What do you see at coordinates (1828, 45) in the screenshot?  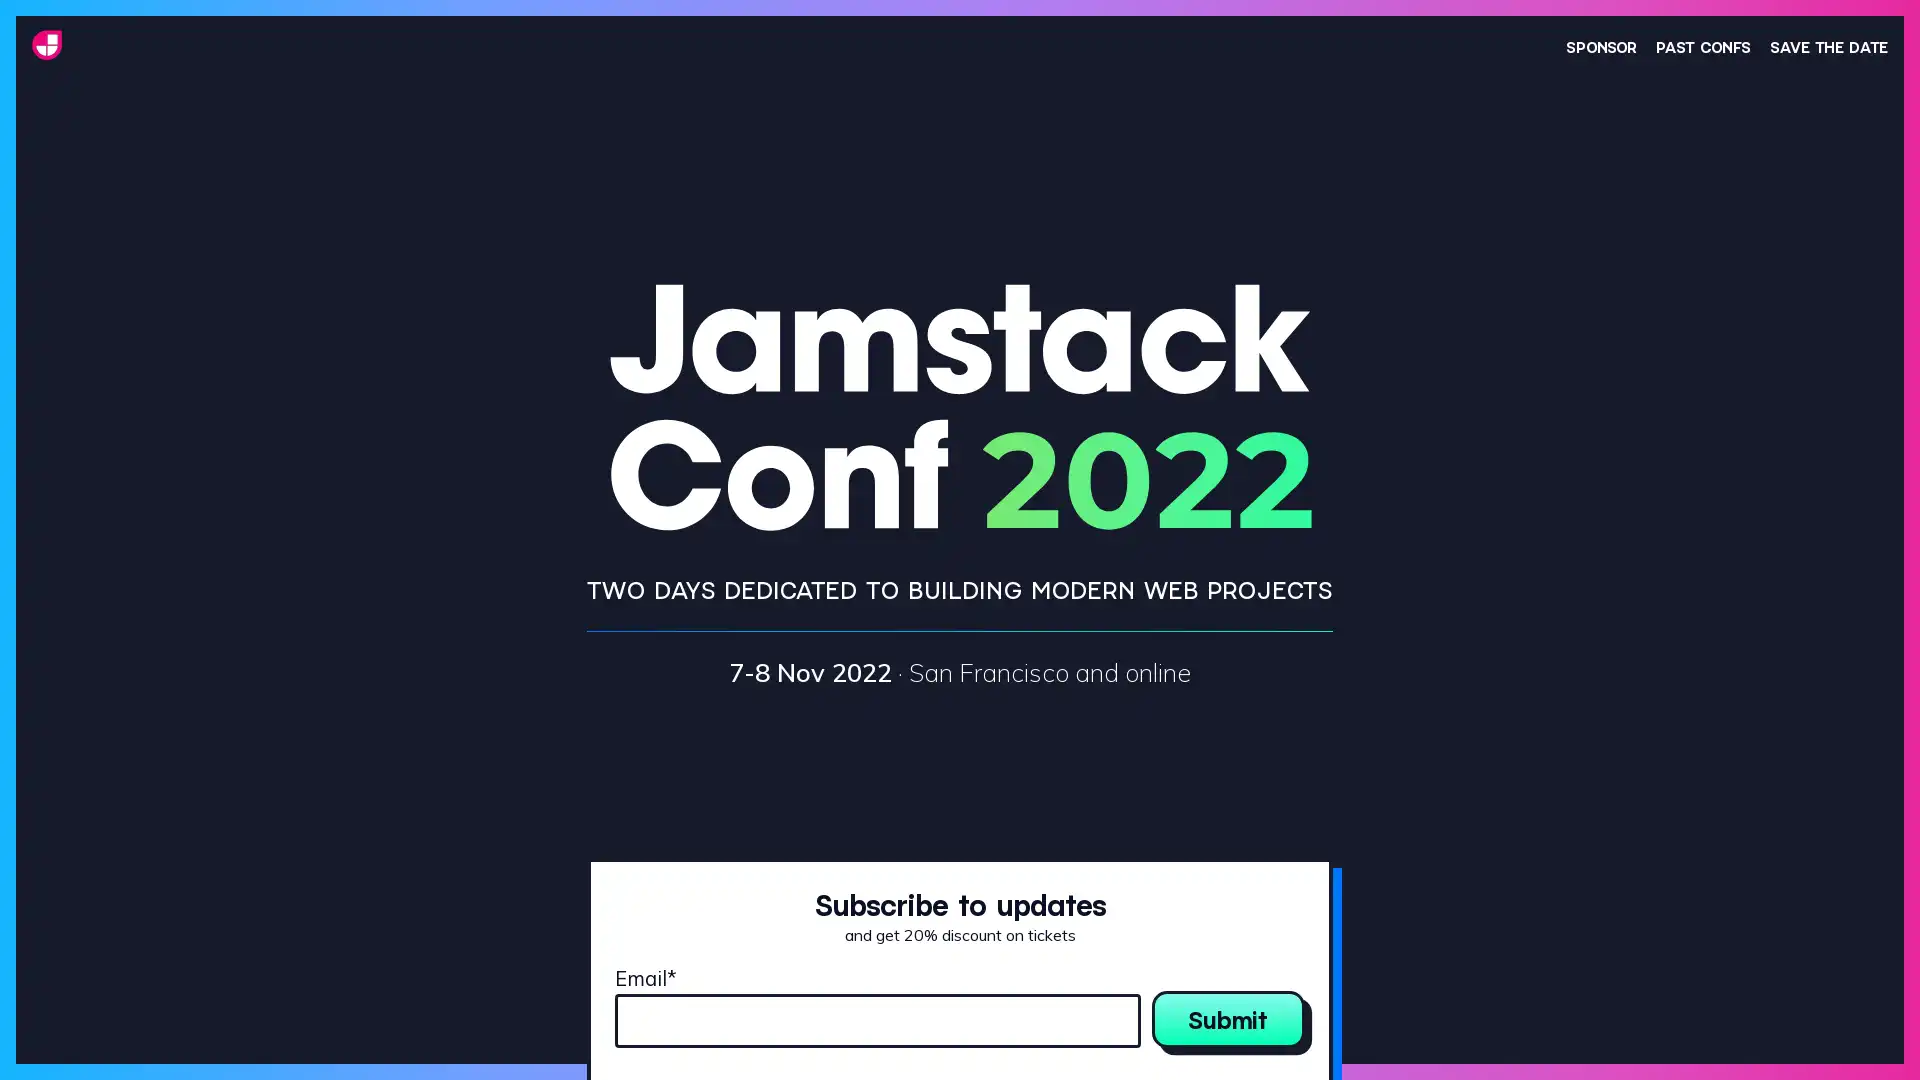 I see `SAVE THE DATE` at bounding box center [1828, 45].